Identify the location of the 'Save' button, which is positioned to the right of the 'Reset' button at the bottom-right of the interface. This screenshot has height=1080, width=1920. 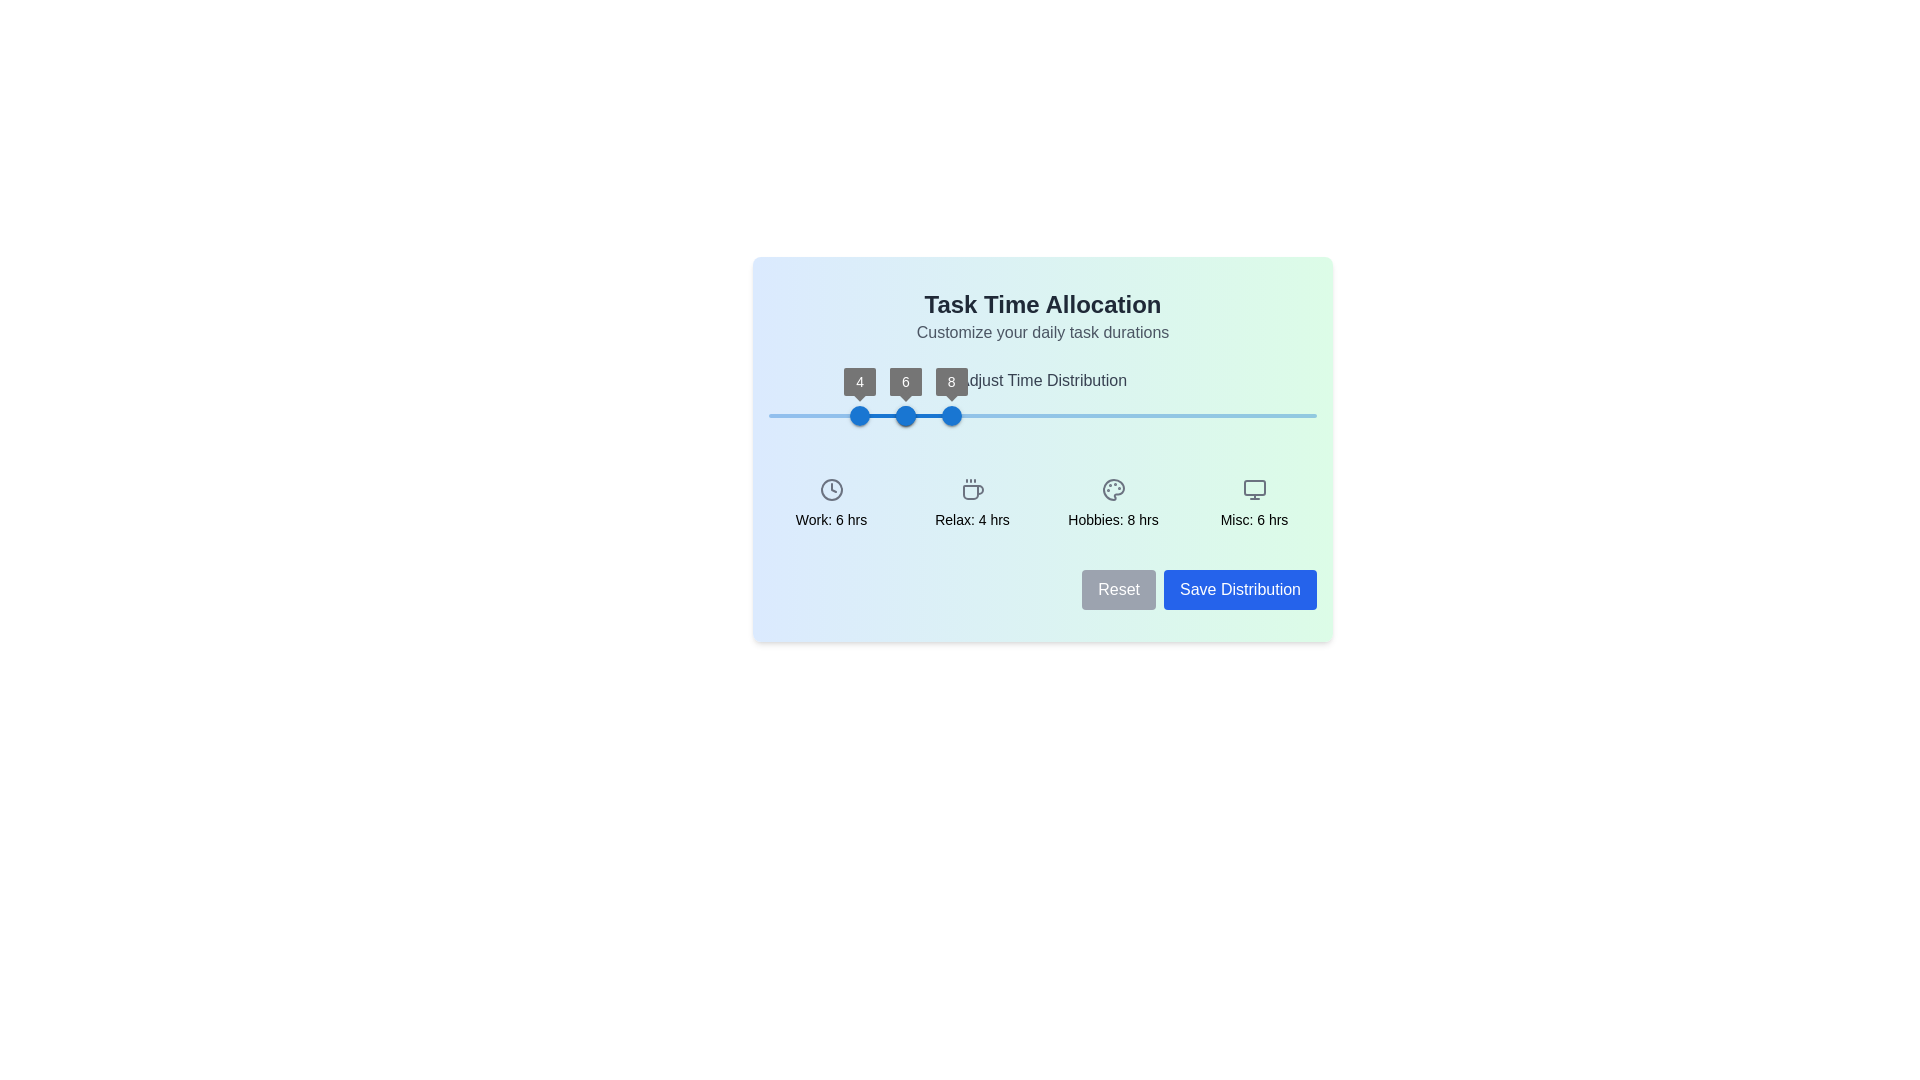
(1239, 589).